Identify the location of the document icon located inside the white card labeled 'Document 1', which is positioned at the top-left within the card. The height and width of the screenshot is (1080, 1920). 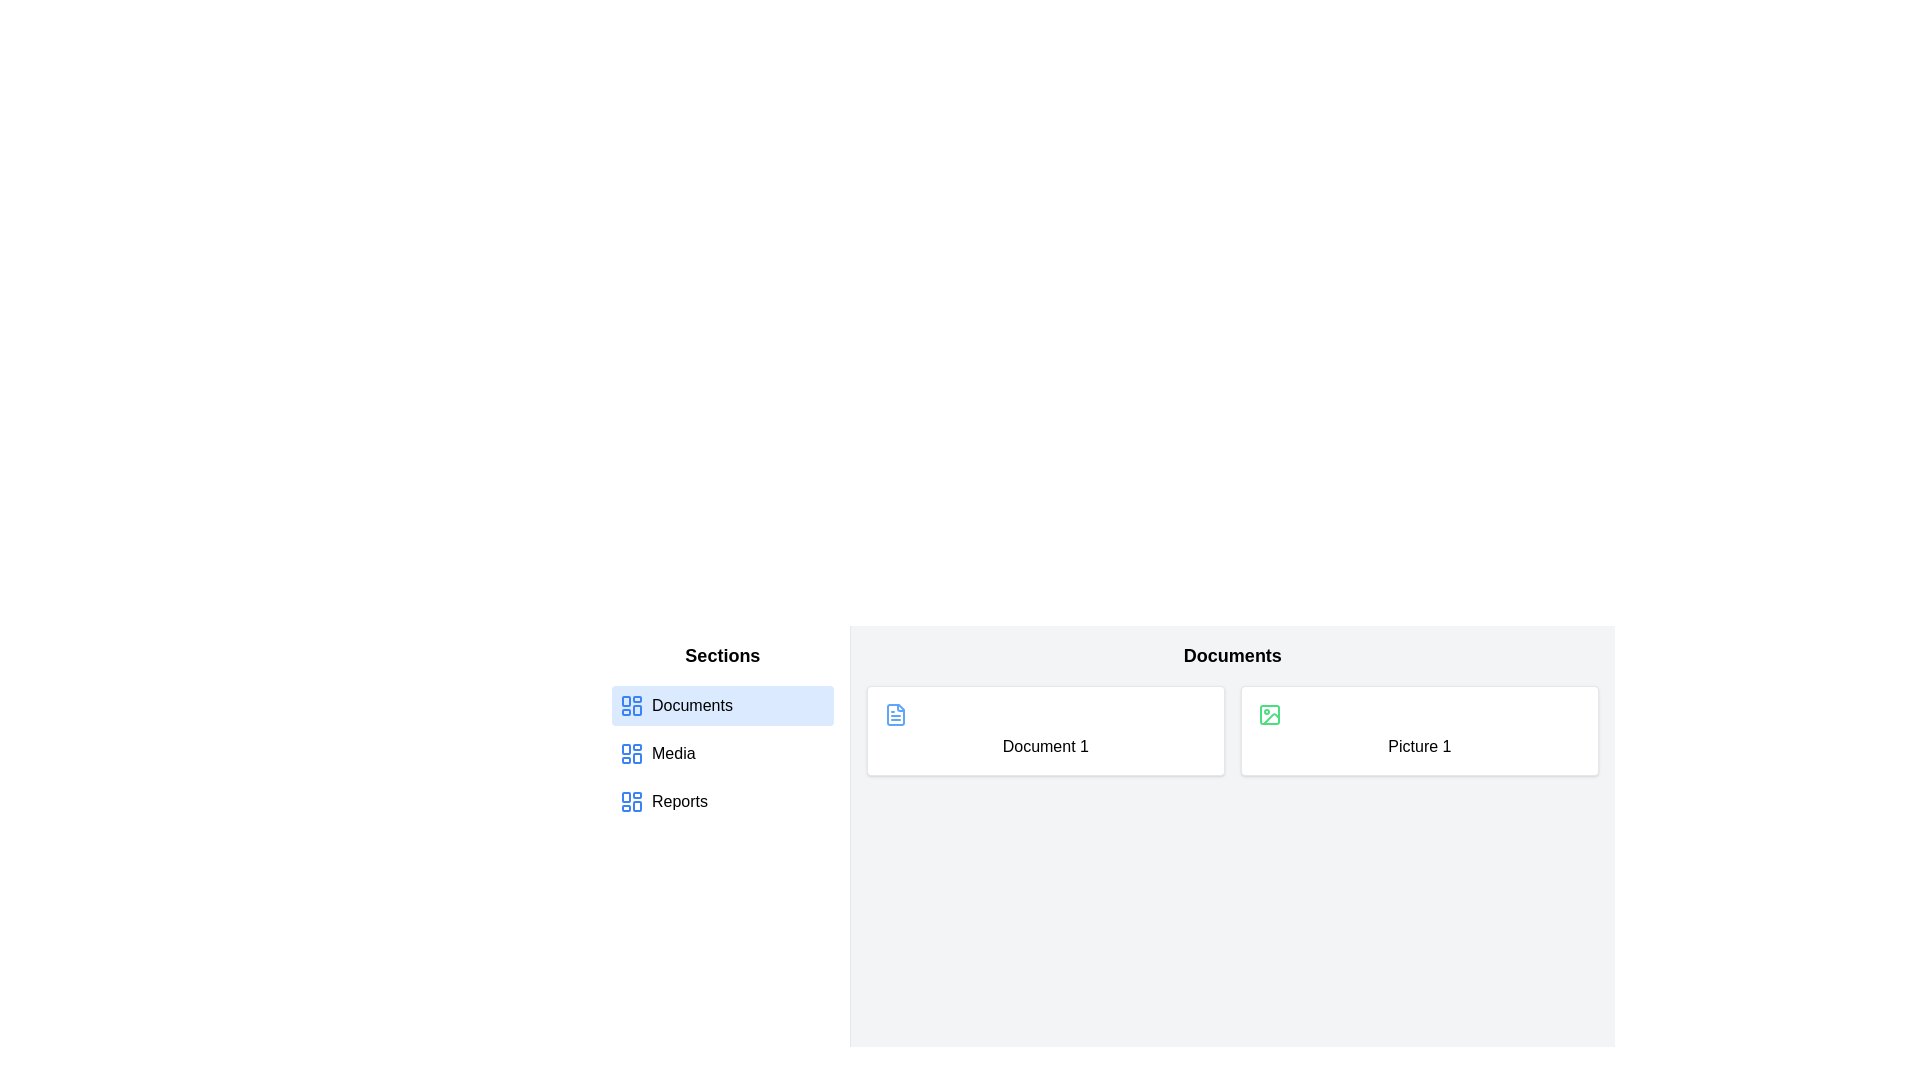
(894, 713).